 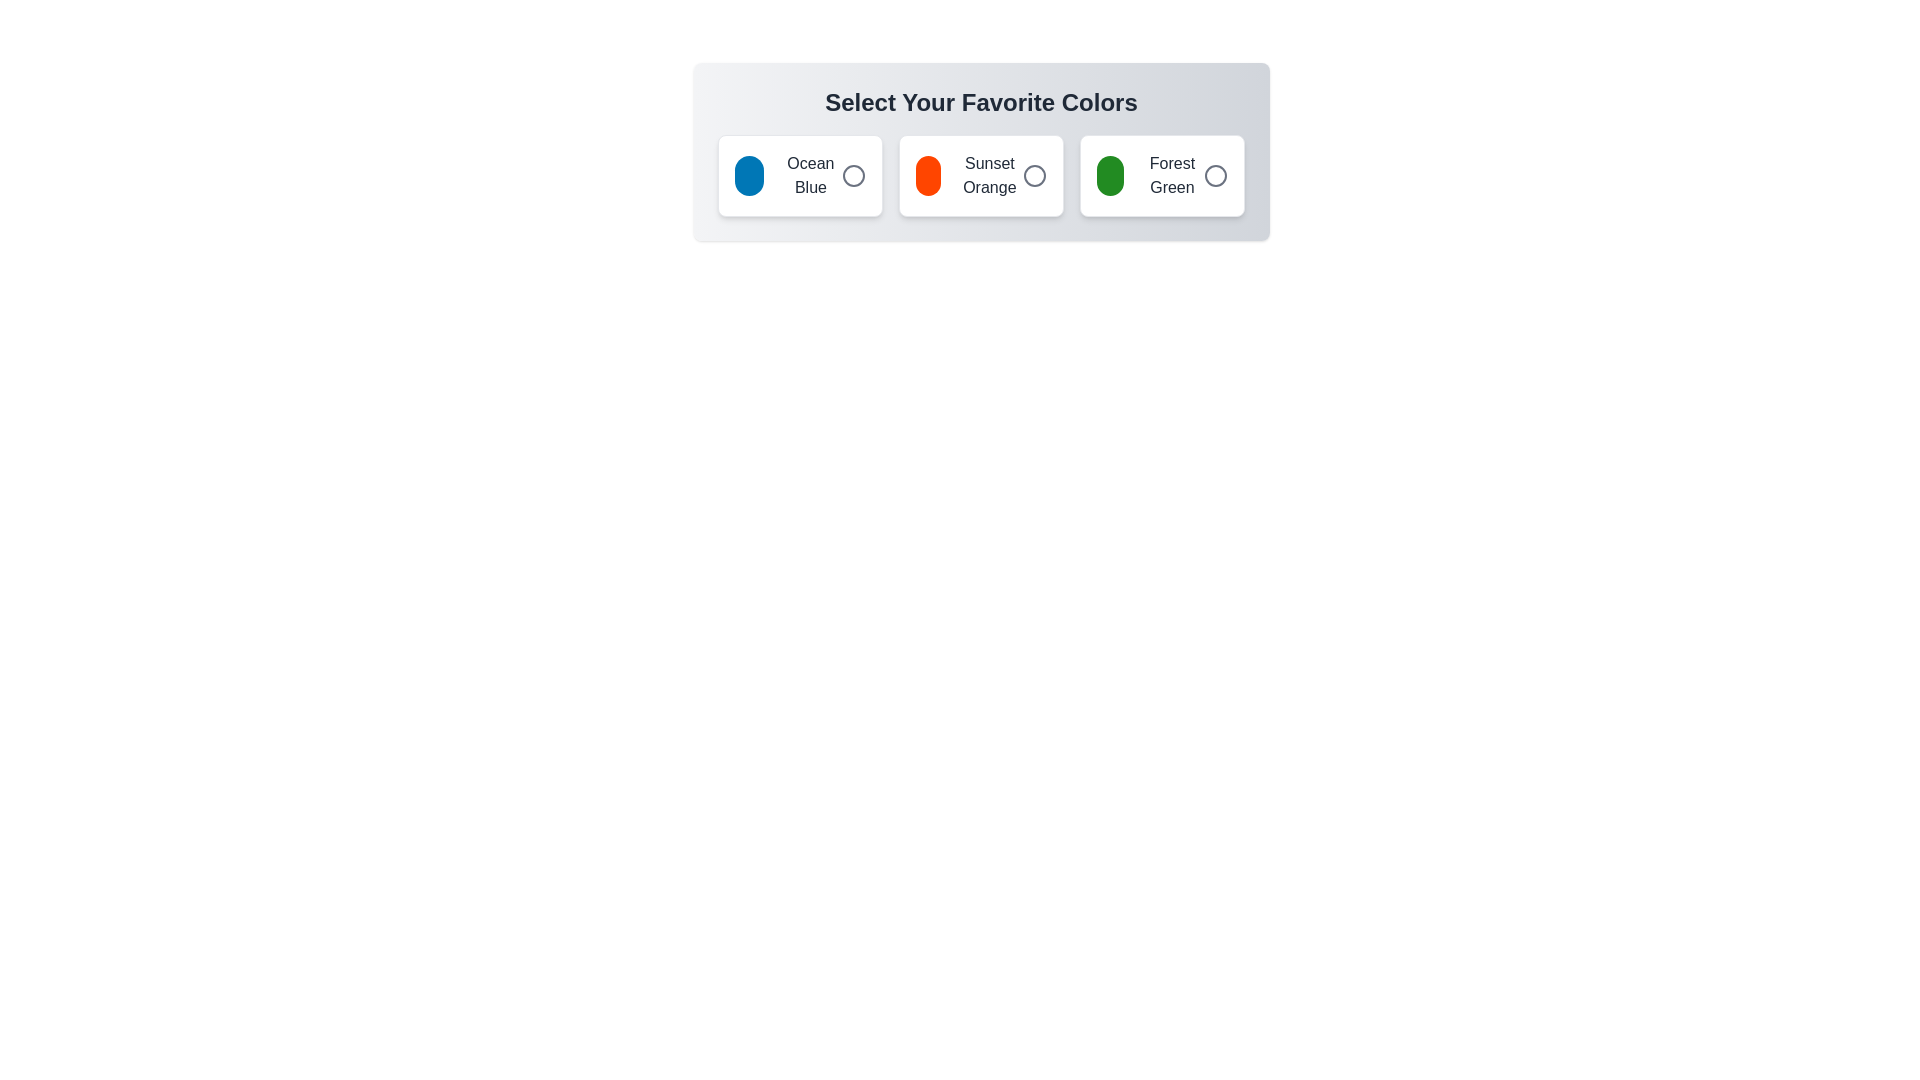 What do you see at coordinates (980, 175) in the screenshot?
I see `the label of the color Sunset Orange` at bounding box center [980, 175].